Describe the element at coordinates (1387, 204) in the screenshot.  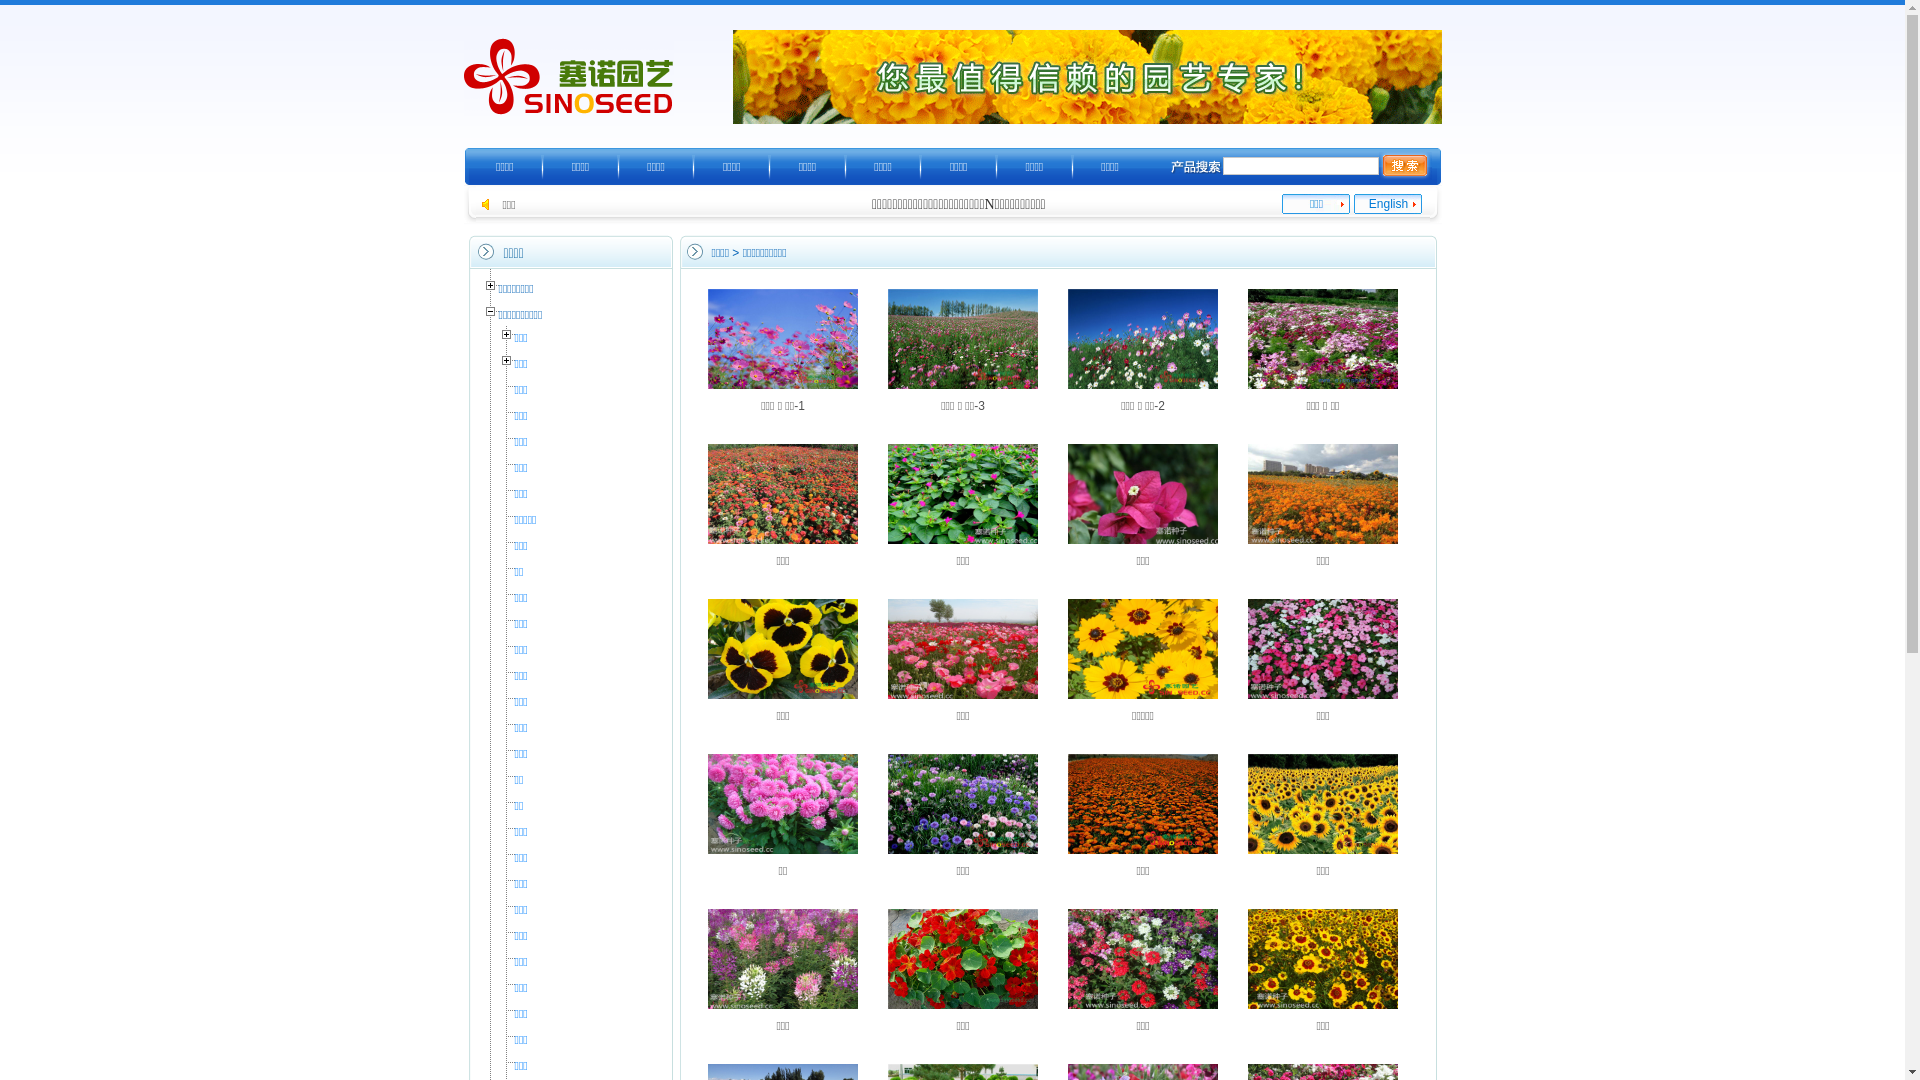
I see `'English'` at that location.